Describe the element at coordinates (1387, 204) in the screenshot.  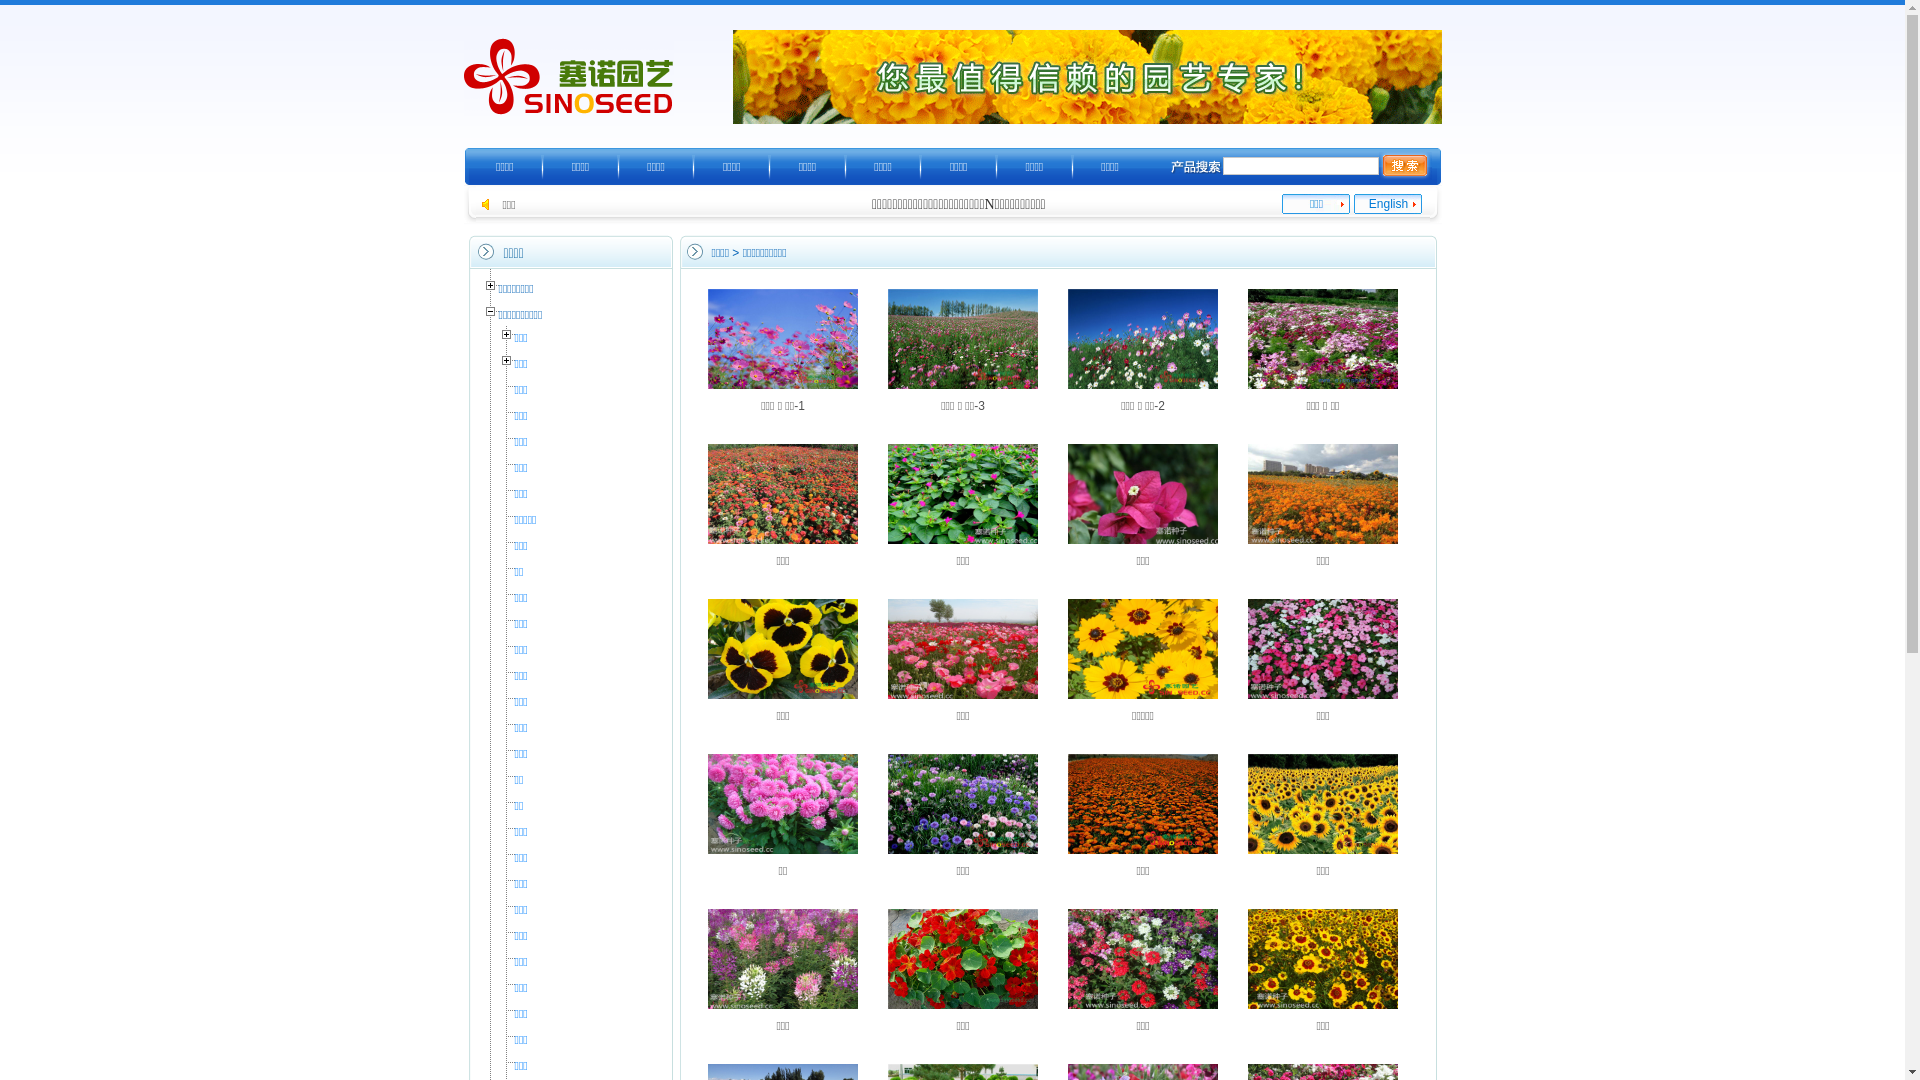
I see `'English'` at that location.